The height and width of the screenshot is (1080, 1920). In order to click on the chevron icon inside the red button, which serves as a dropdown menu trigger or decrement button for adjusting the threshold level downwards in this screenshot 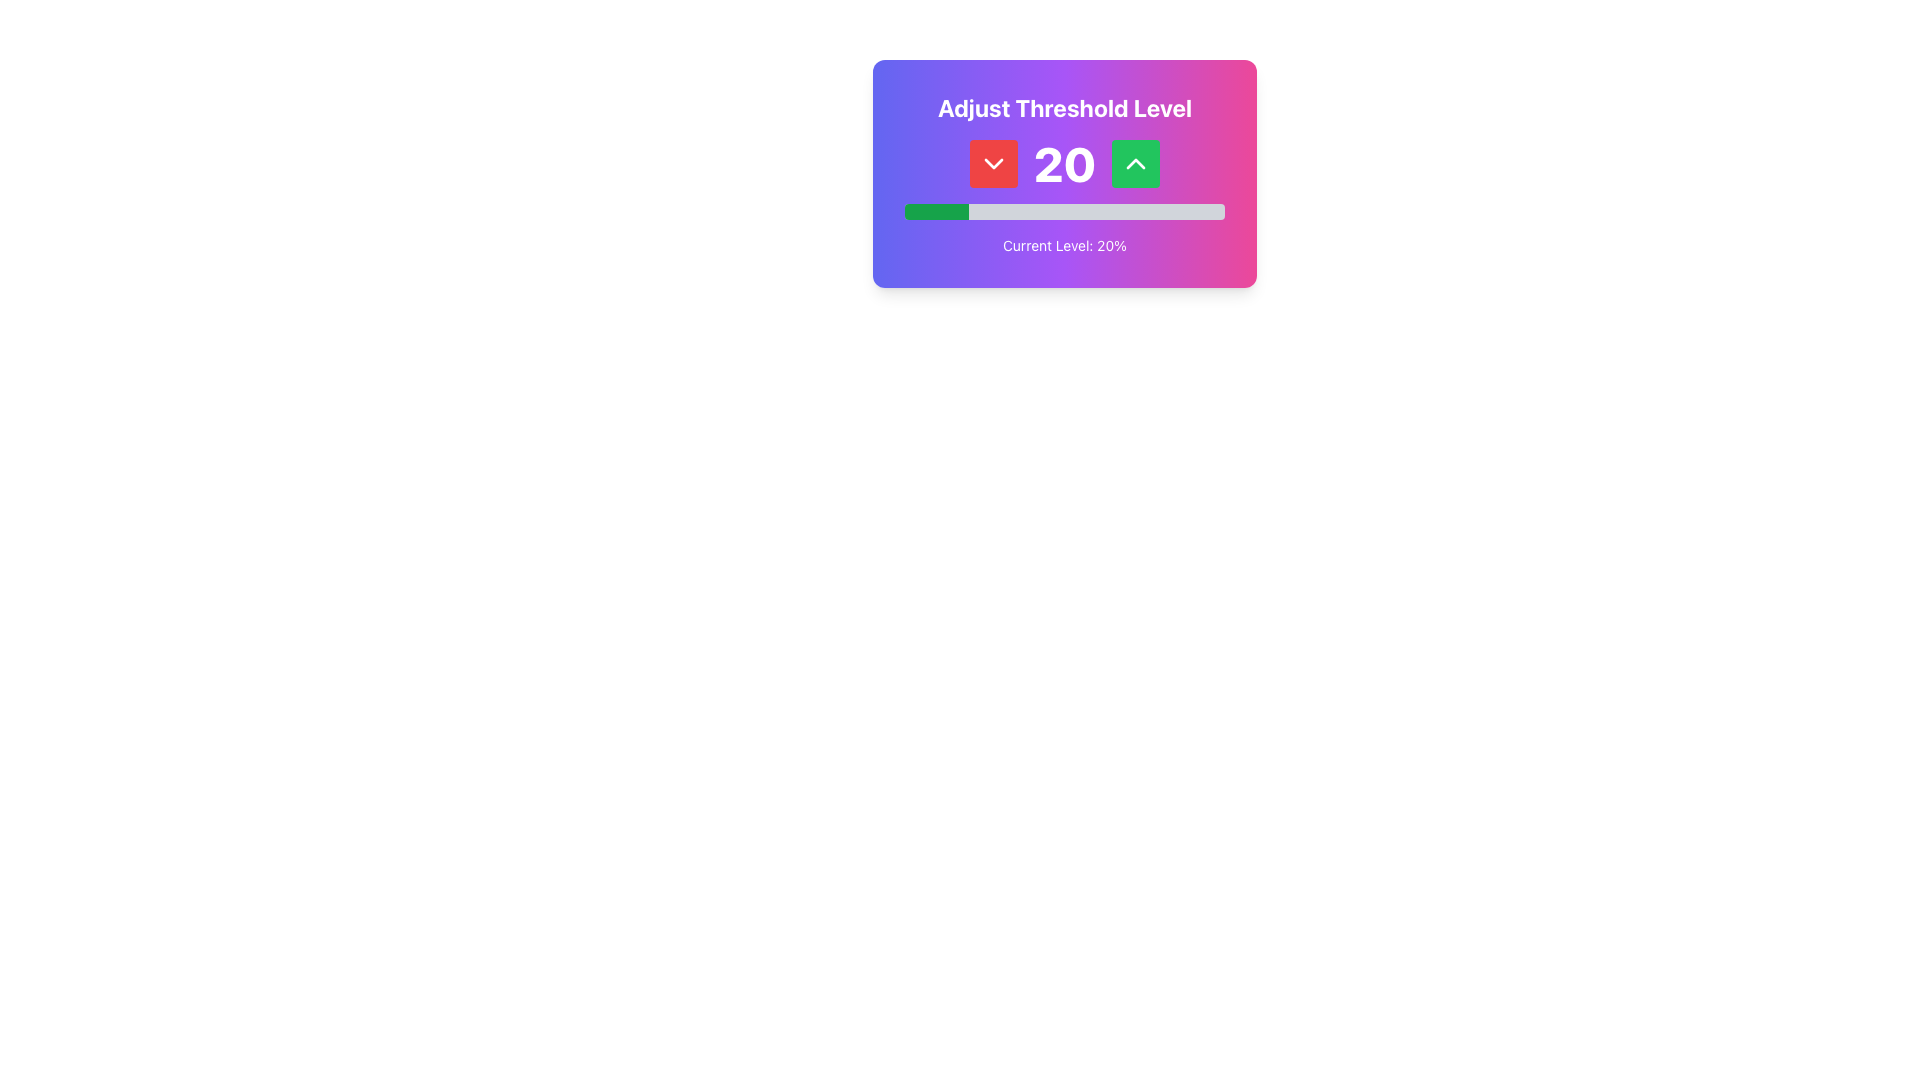, I will do `click(993, 163)`.